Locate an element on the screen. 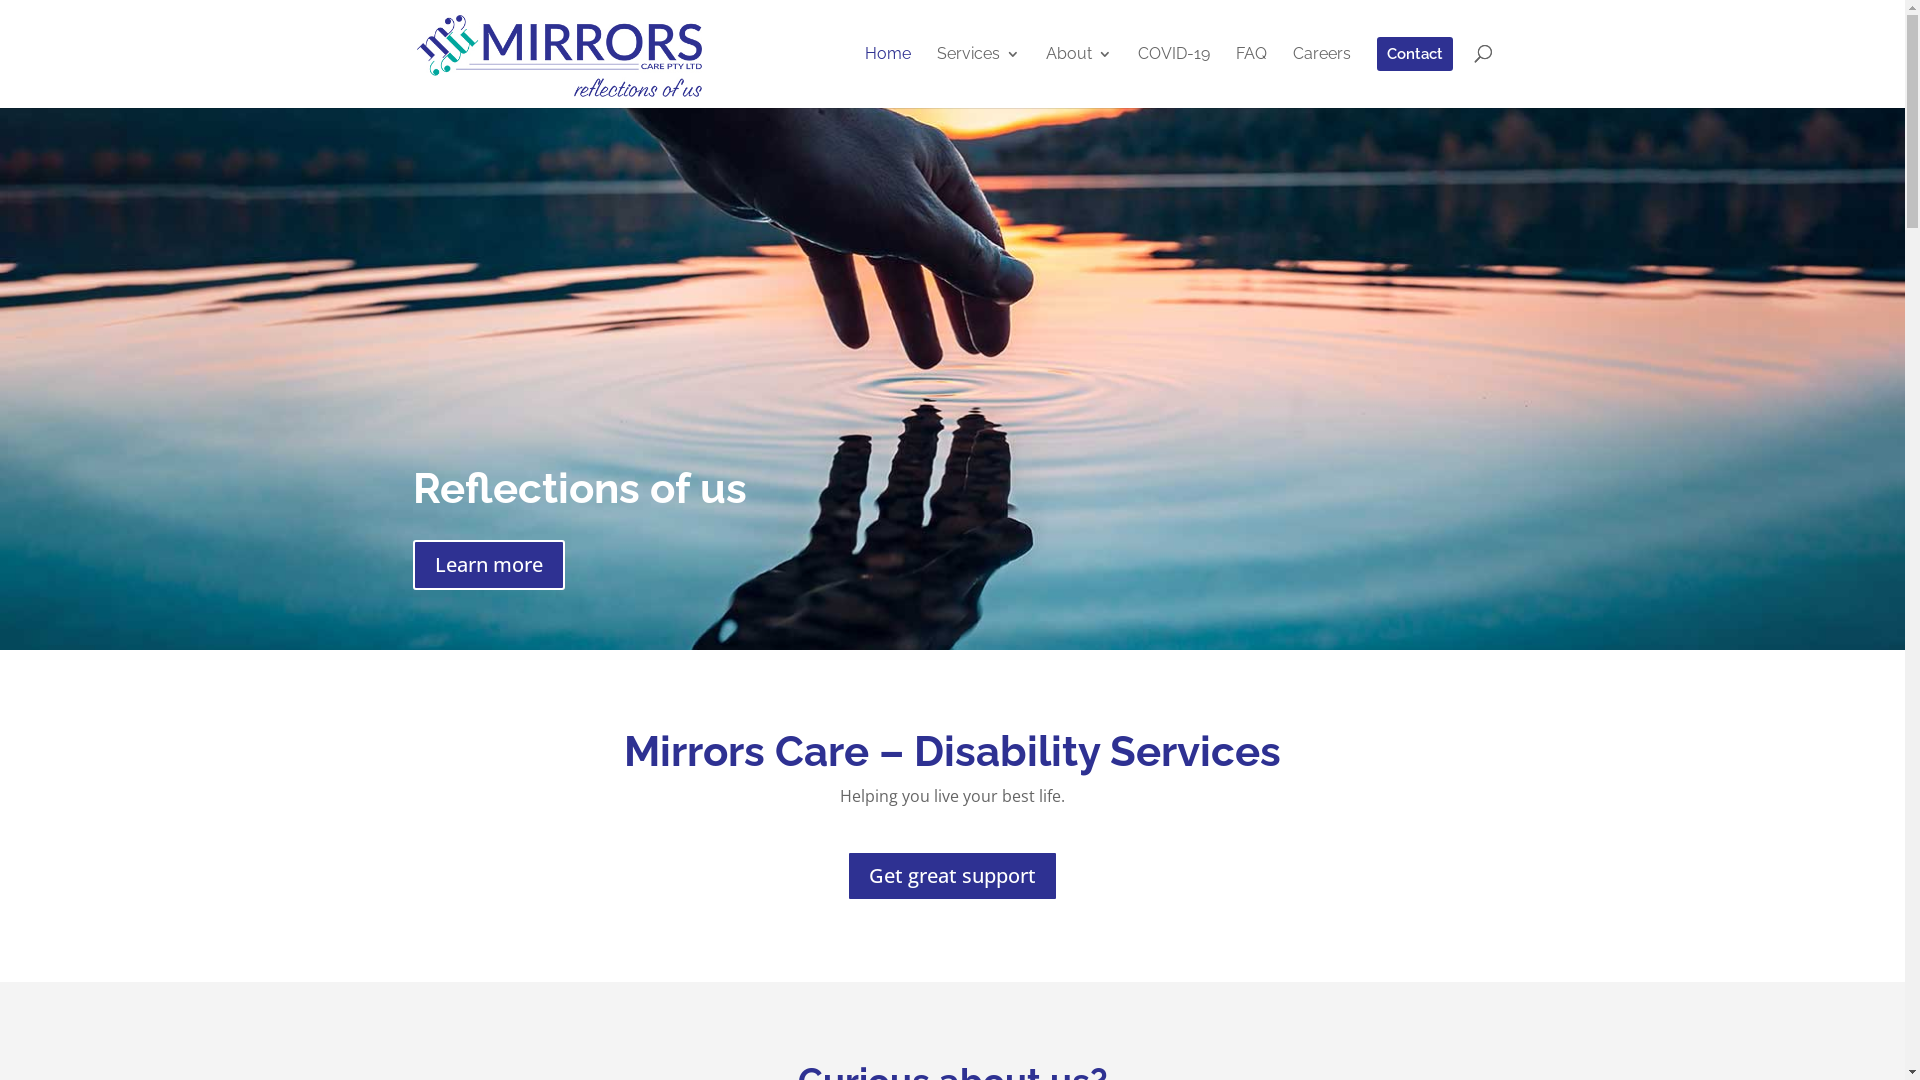  'FAQ' is located at coordinates (1250, 75).